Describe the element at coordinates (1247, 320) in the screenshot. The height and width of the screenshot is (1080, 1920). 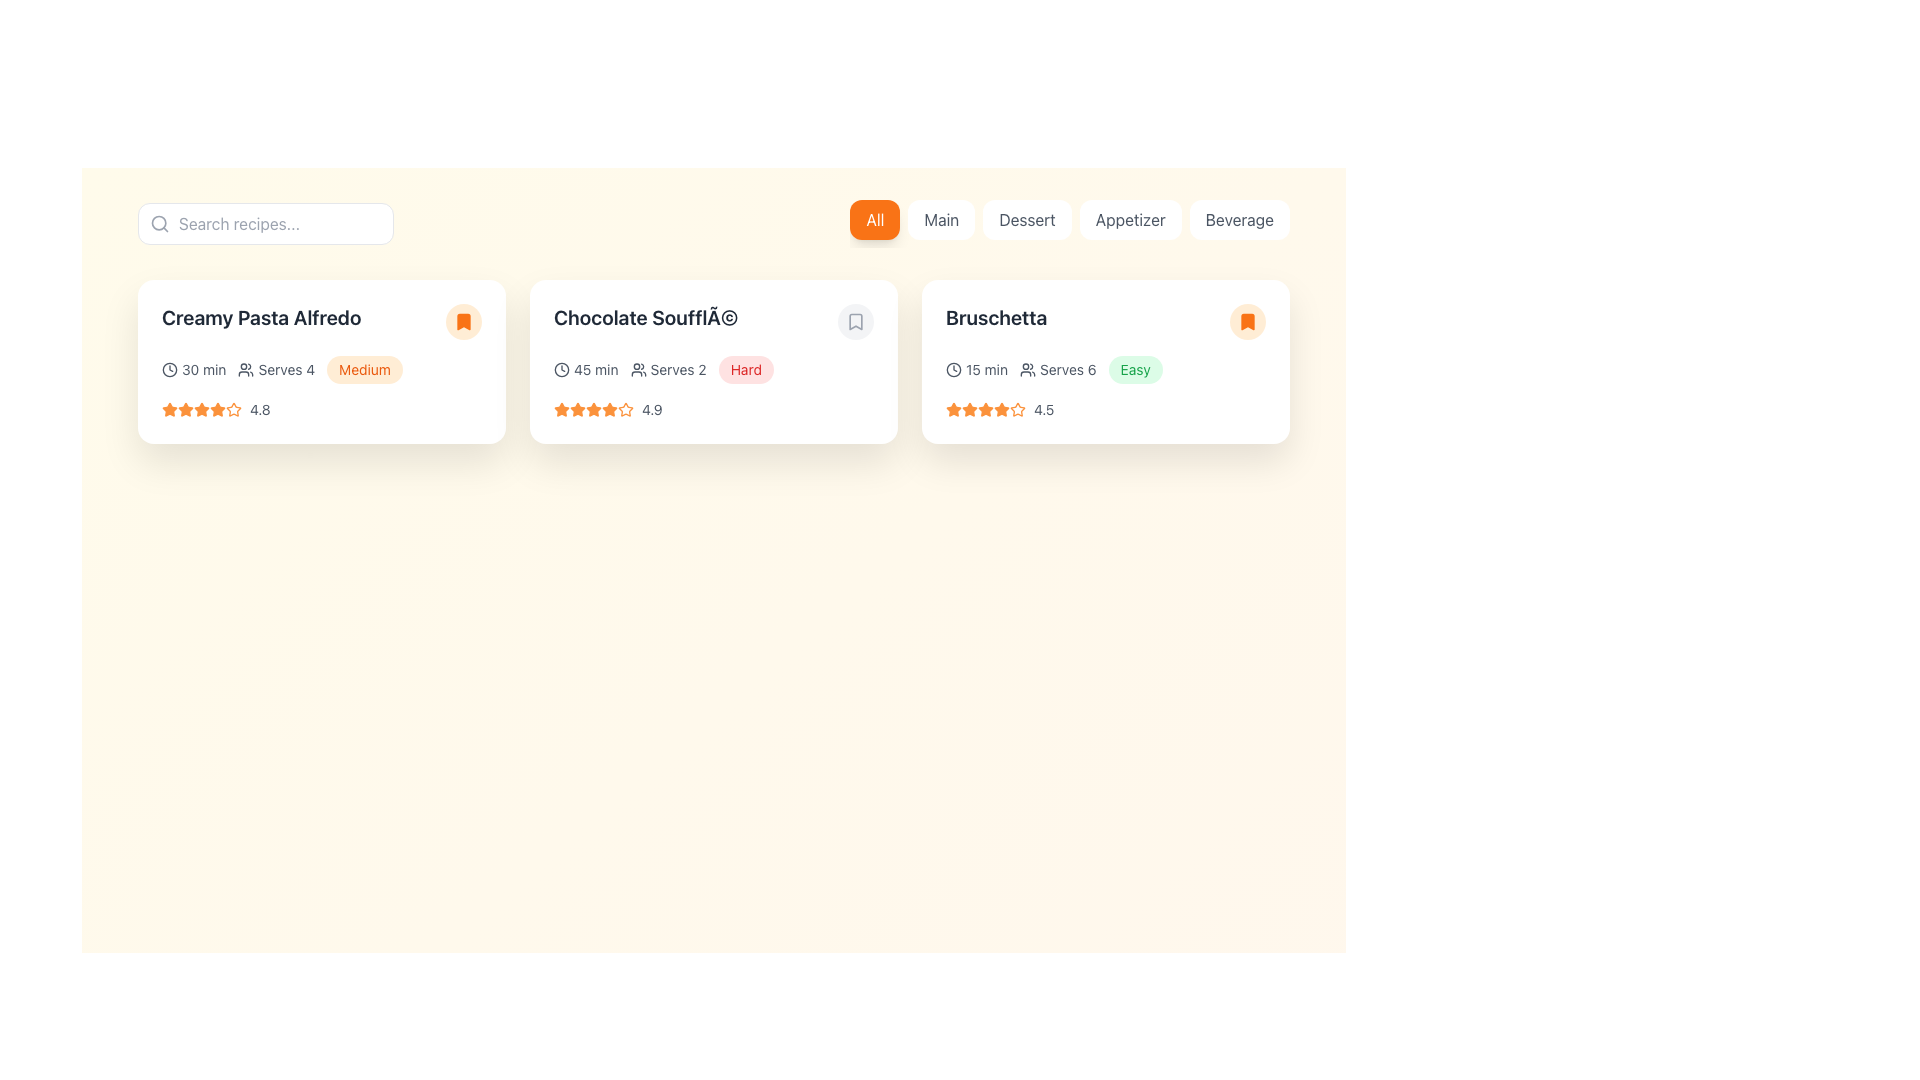
I see `the circular orange button with a bookmark icon located in the top-right corner of the 'Bruschetta' card to bookmark the item` at that location.